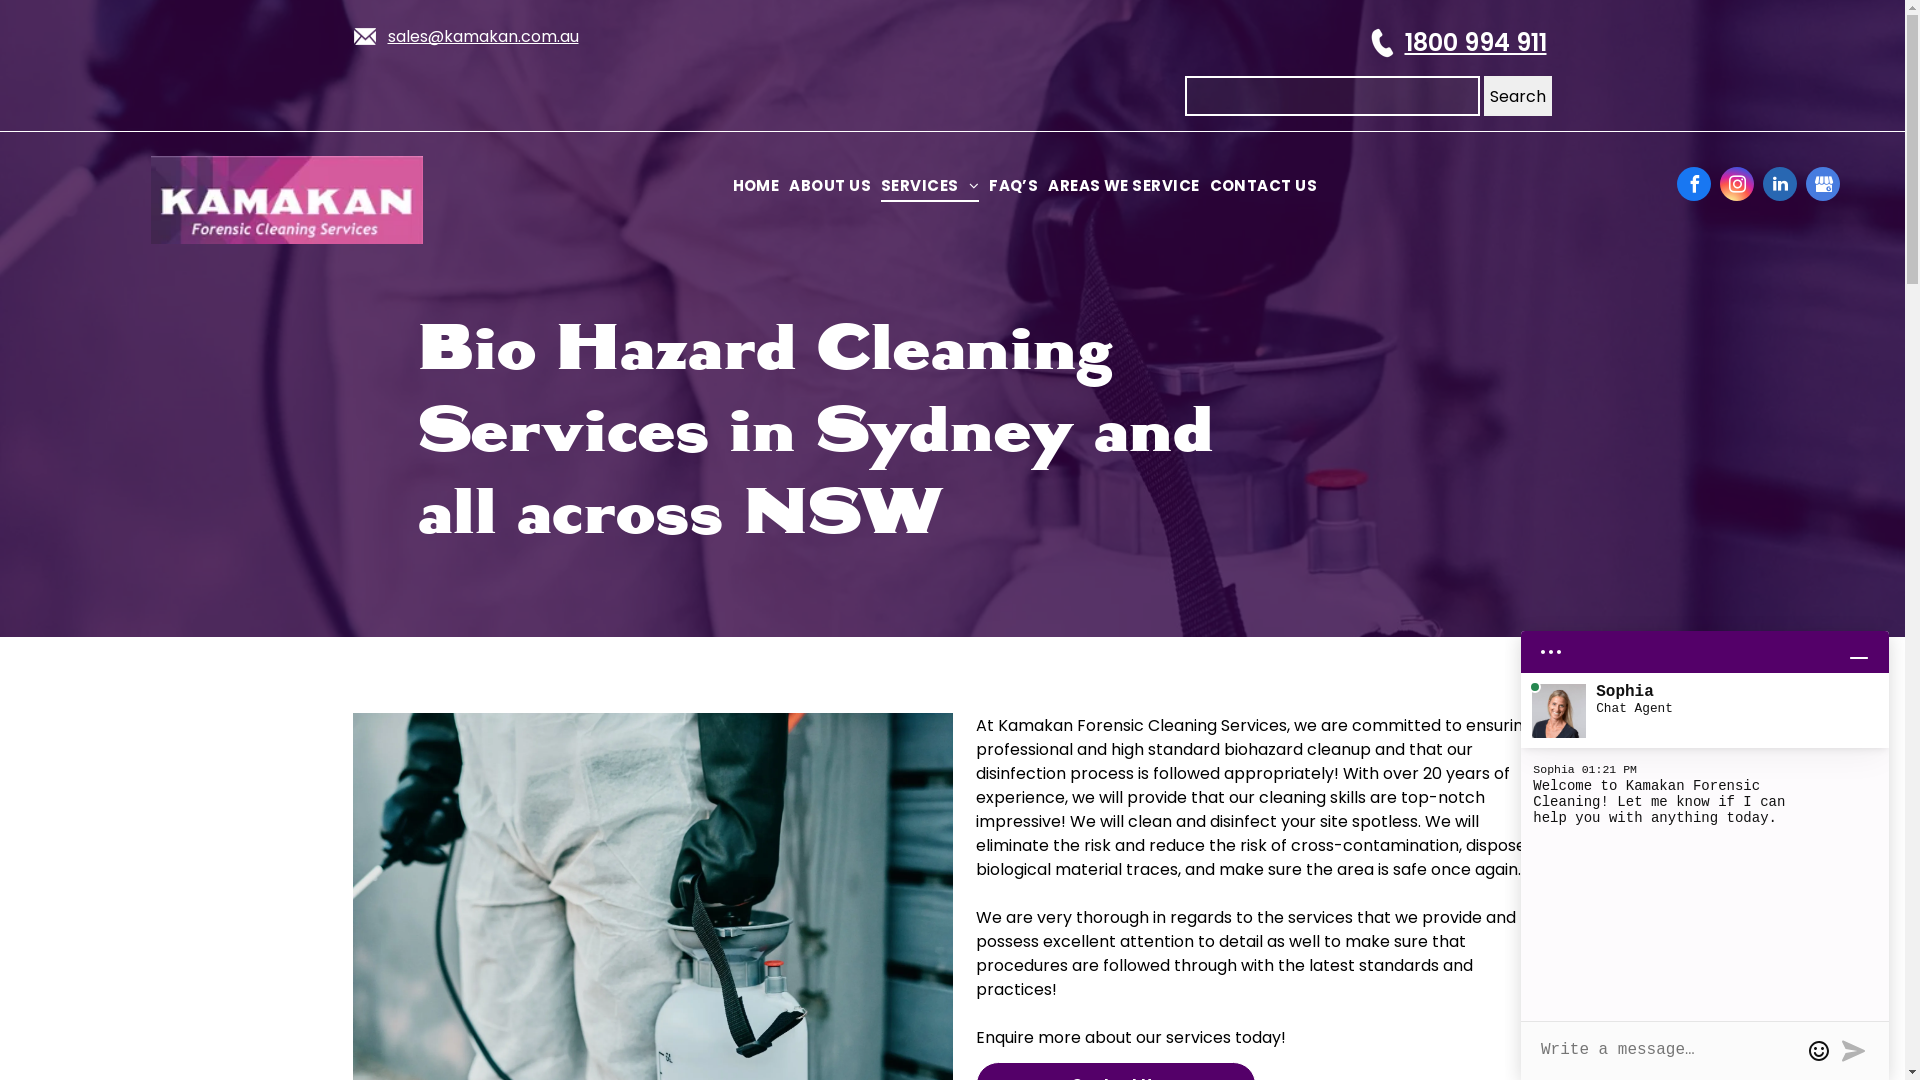 The height and width of the screenshot is (1080, 1920). Describe the element at coordinates (755, 186) in the screenshot. I see `'HOME'` at that location.